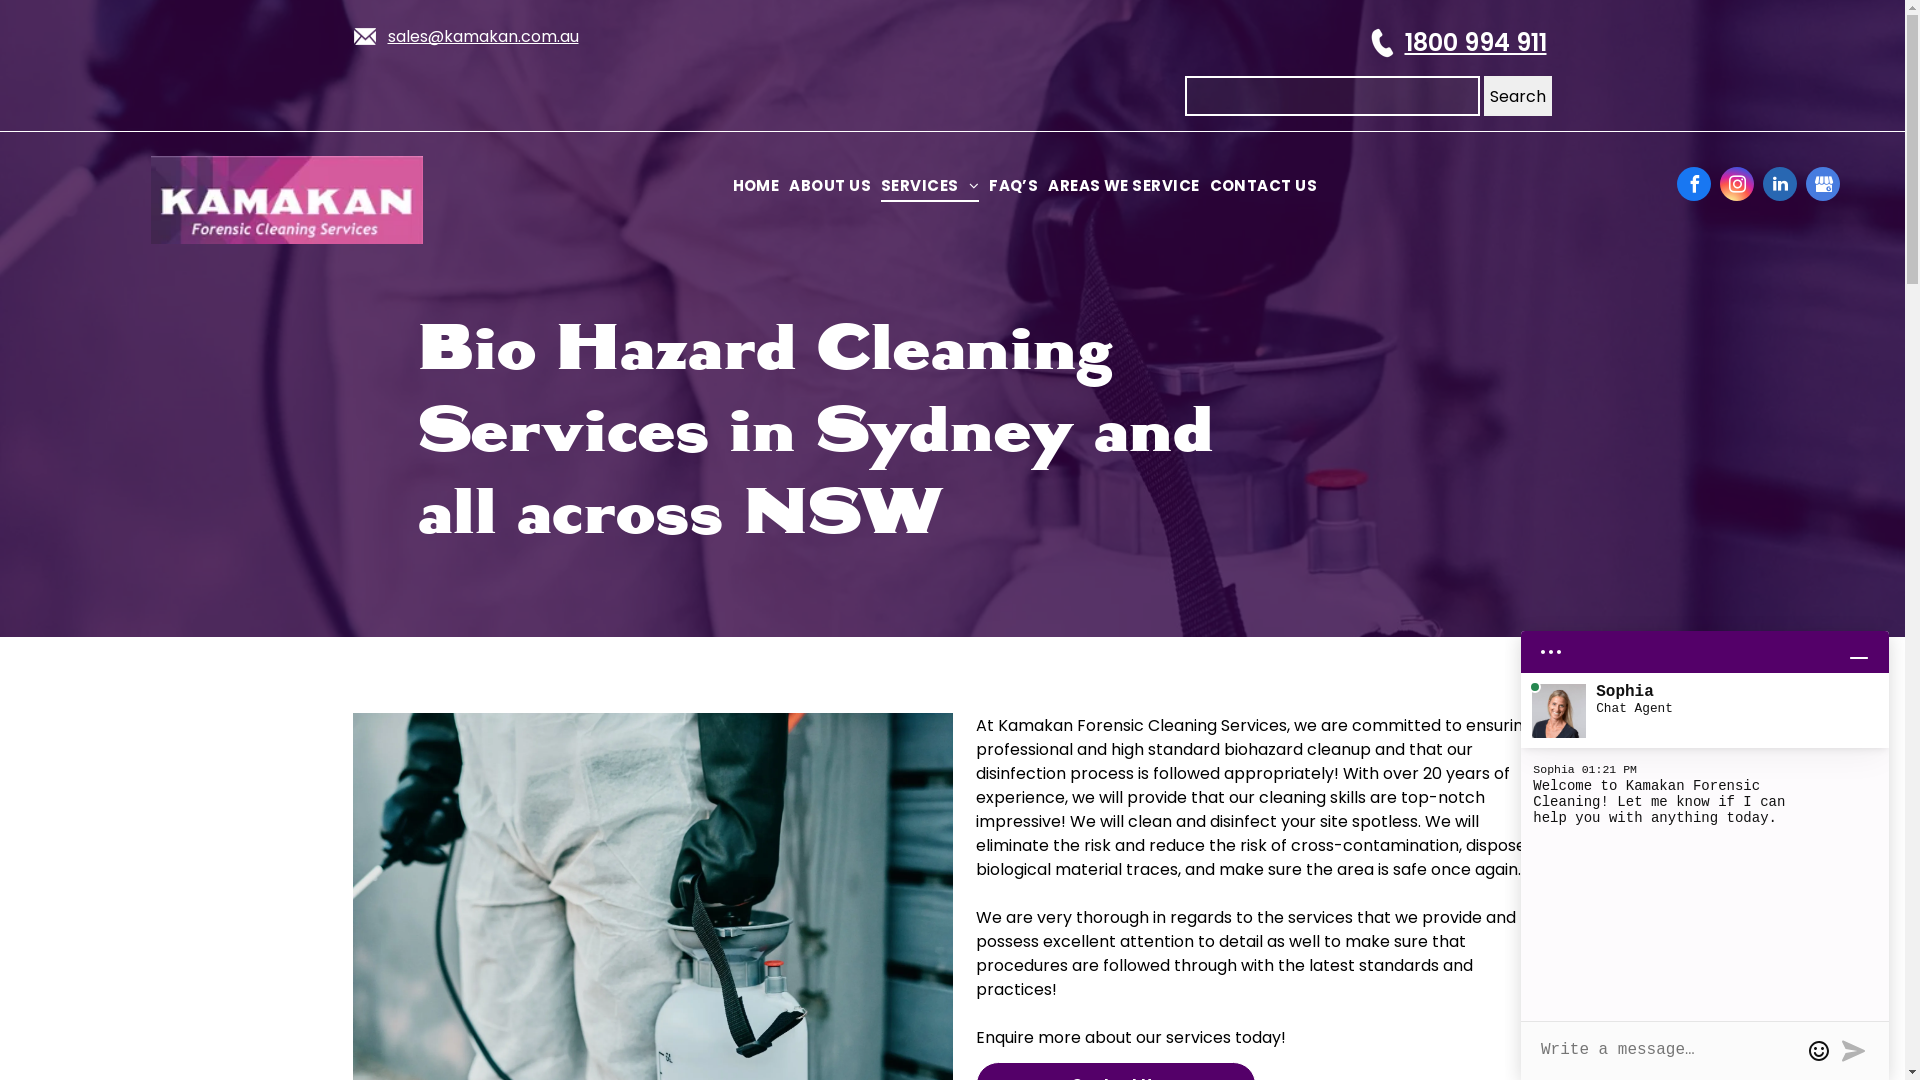 The height and width of the screenshot is (1080, 1920). Describe the element at coordinates (755, 186) in the screenshot. I see `'HOME'` at that location.